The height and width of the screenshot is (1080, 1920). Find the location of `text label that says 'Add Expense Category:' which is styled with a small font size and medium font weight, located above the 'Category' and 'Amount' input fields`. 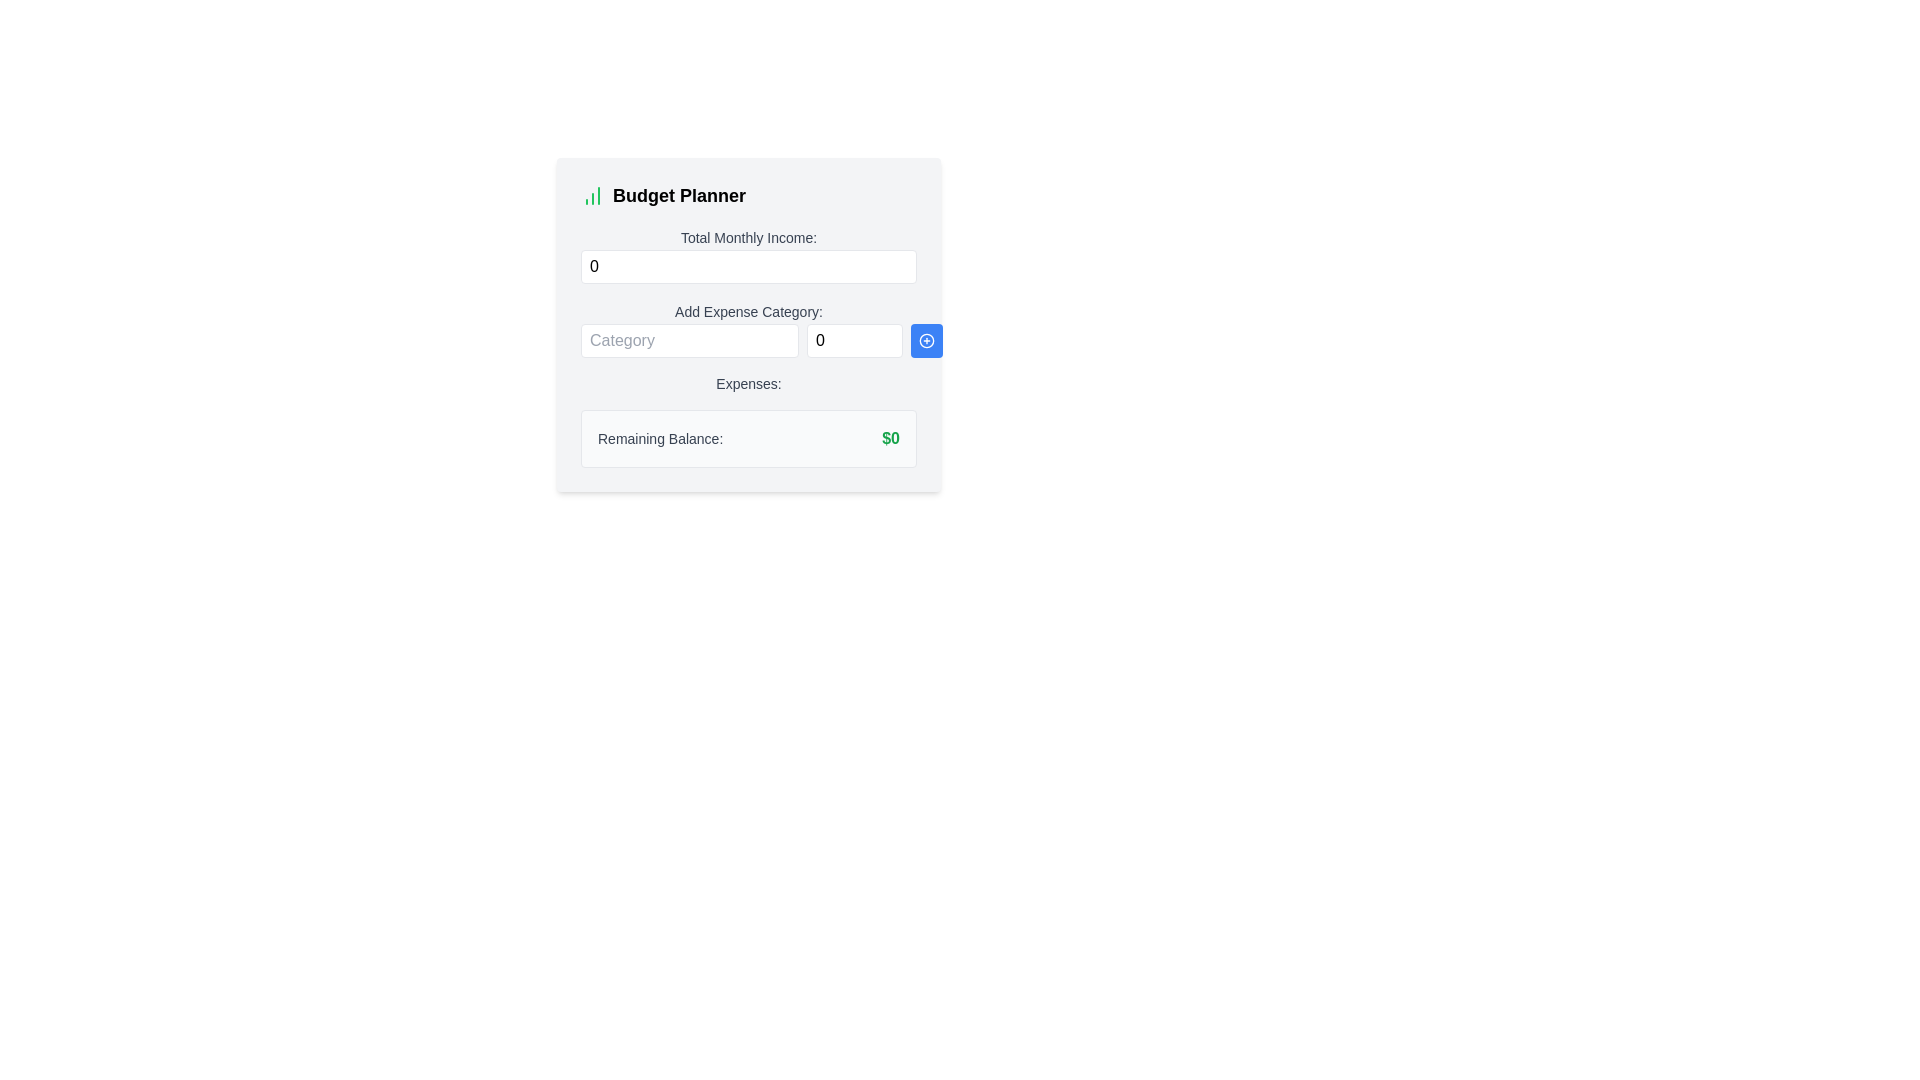

text label that says 'Add Expense Category:' which is styled with a small font size and medium font weight, located above the 'Category' and 'Amount' input fields is located at coordinates (747, 312).